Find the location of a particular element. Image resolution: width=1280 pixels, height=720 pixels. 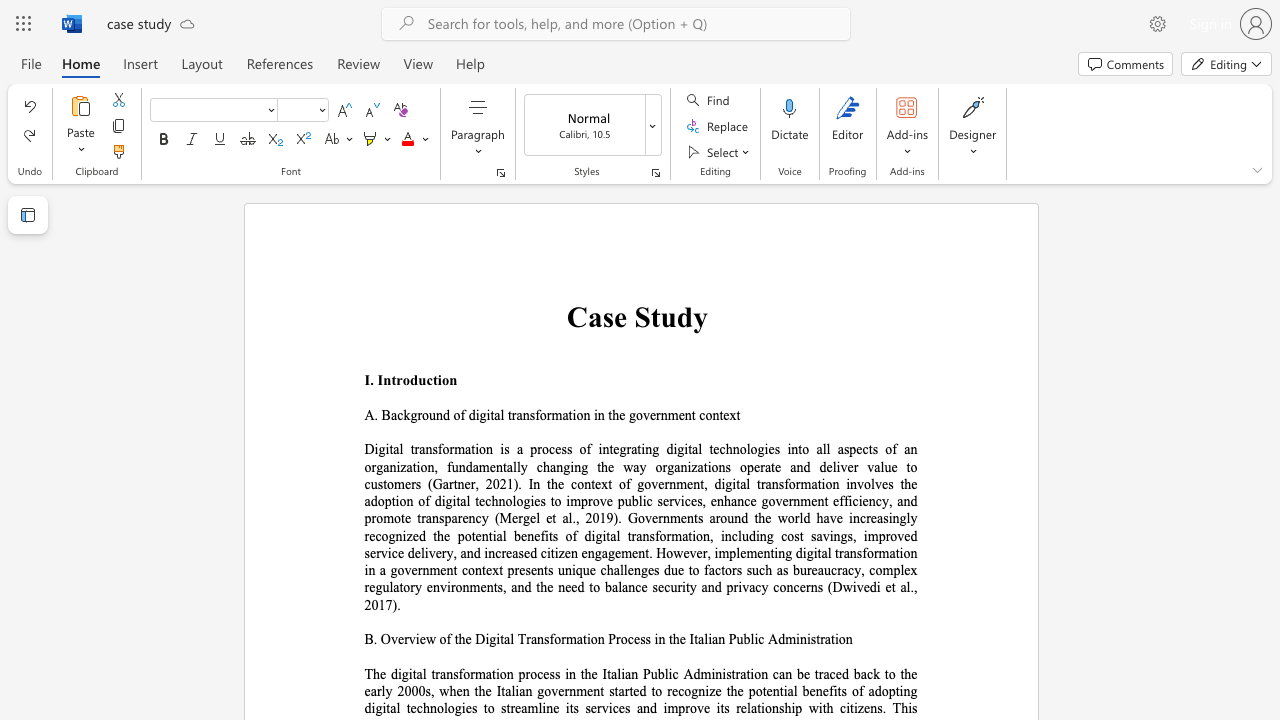

the space between the continuous character "t" and "u" in the text is located at coordinates (662, 316).